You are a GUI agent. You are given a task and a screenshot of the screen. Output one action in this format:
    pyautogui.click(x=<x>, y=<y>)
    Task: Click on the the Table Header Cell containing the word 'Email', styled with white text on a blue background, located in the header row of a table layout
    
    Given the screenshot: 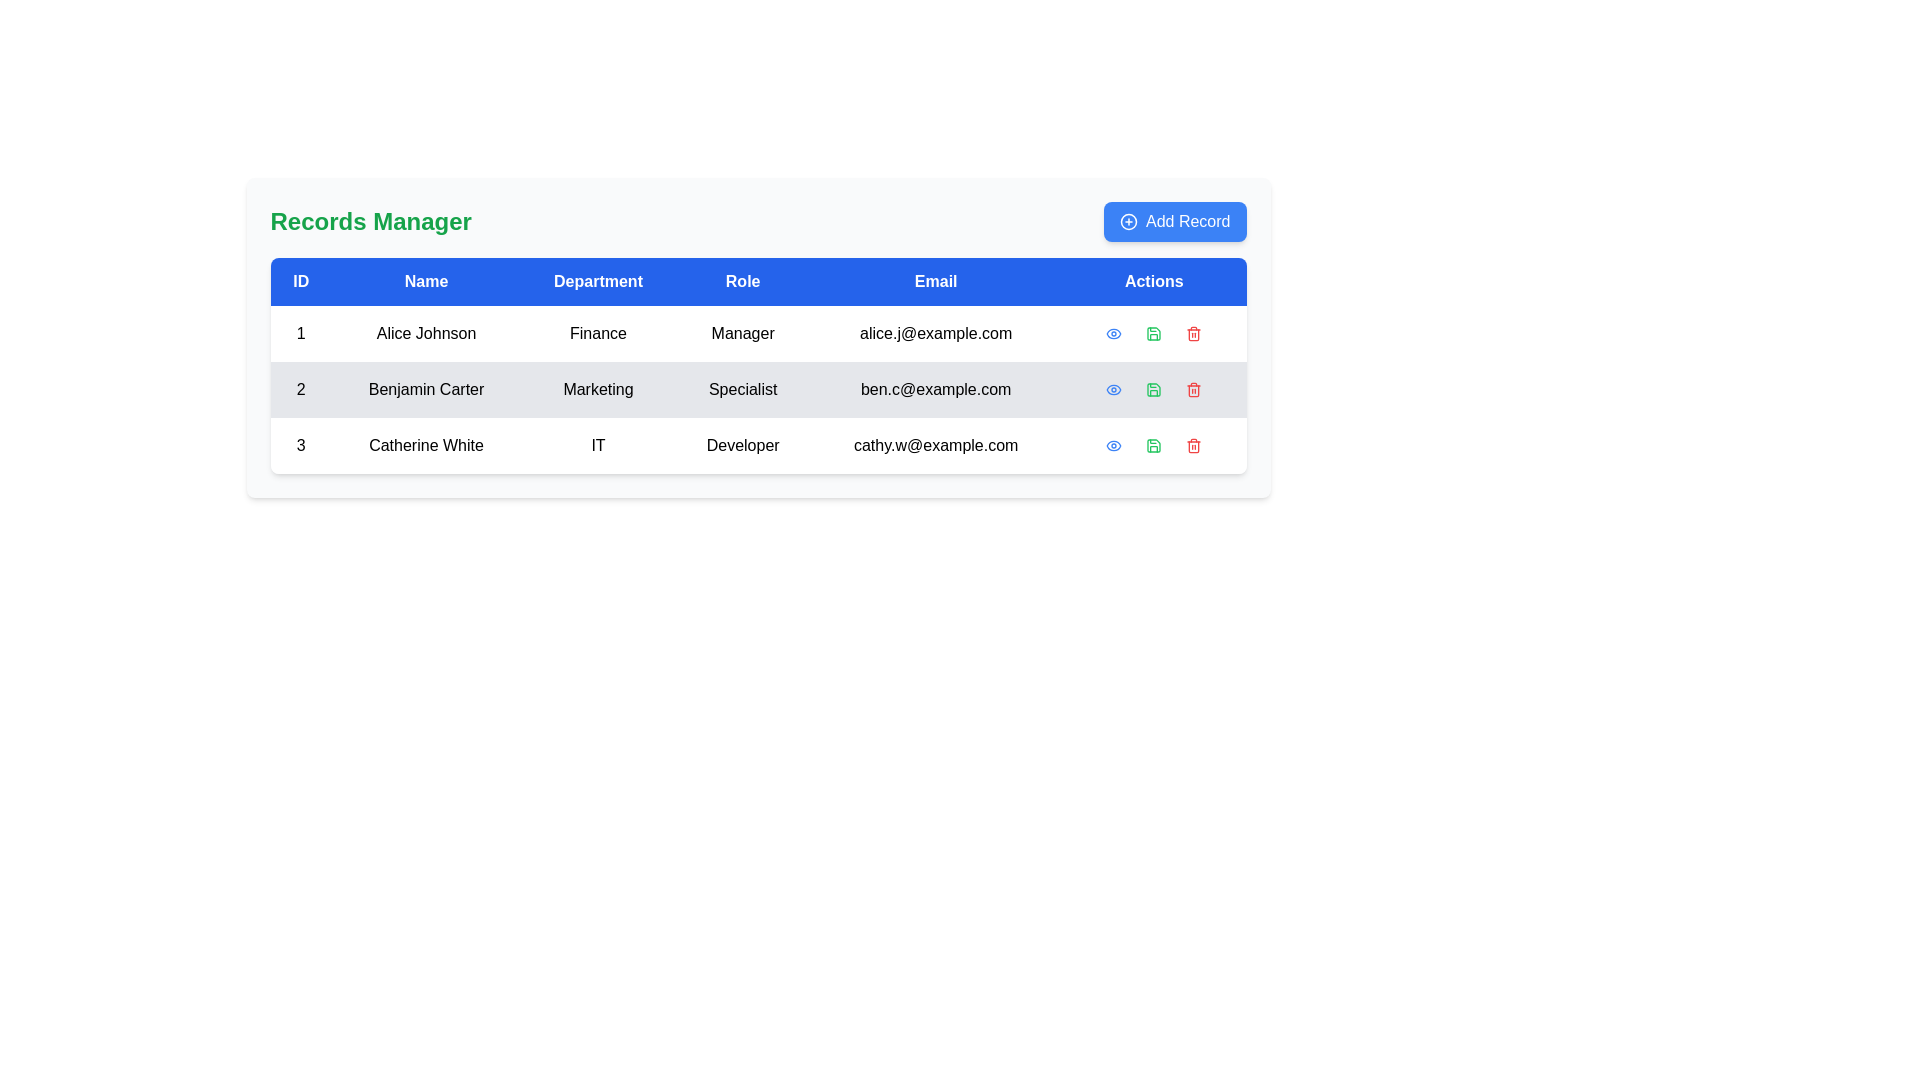 What is the action you would take?
    pyautogui.click(x=935, y=281)
    